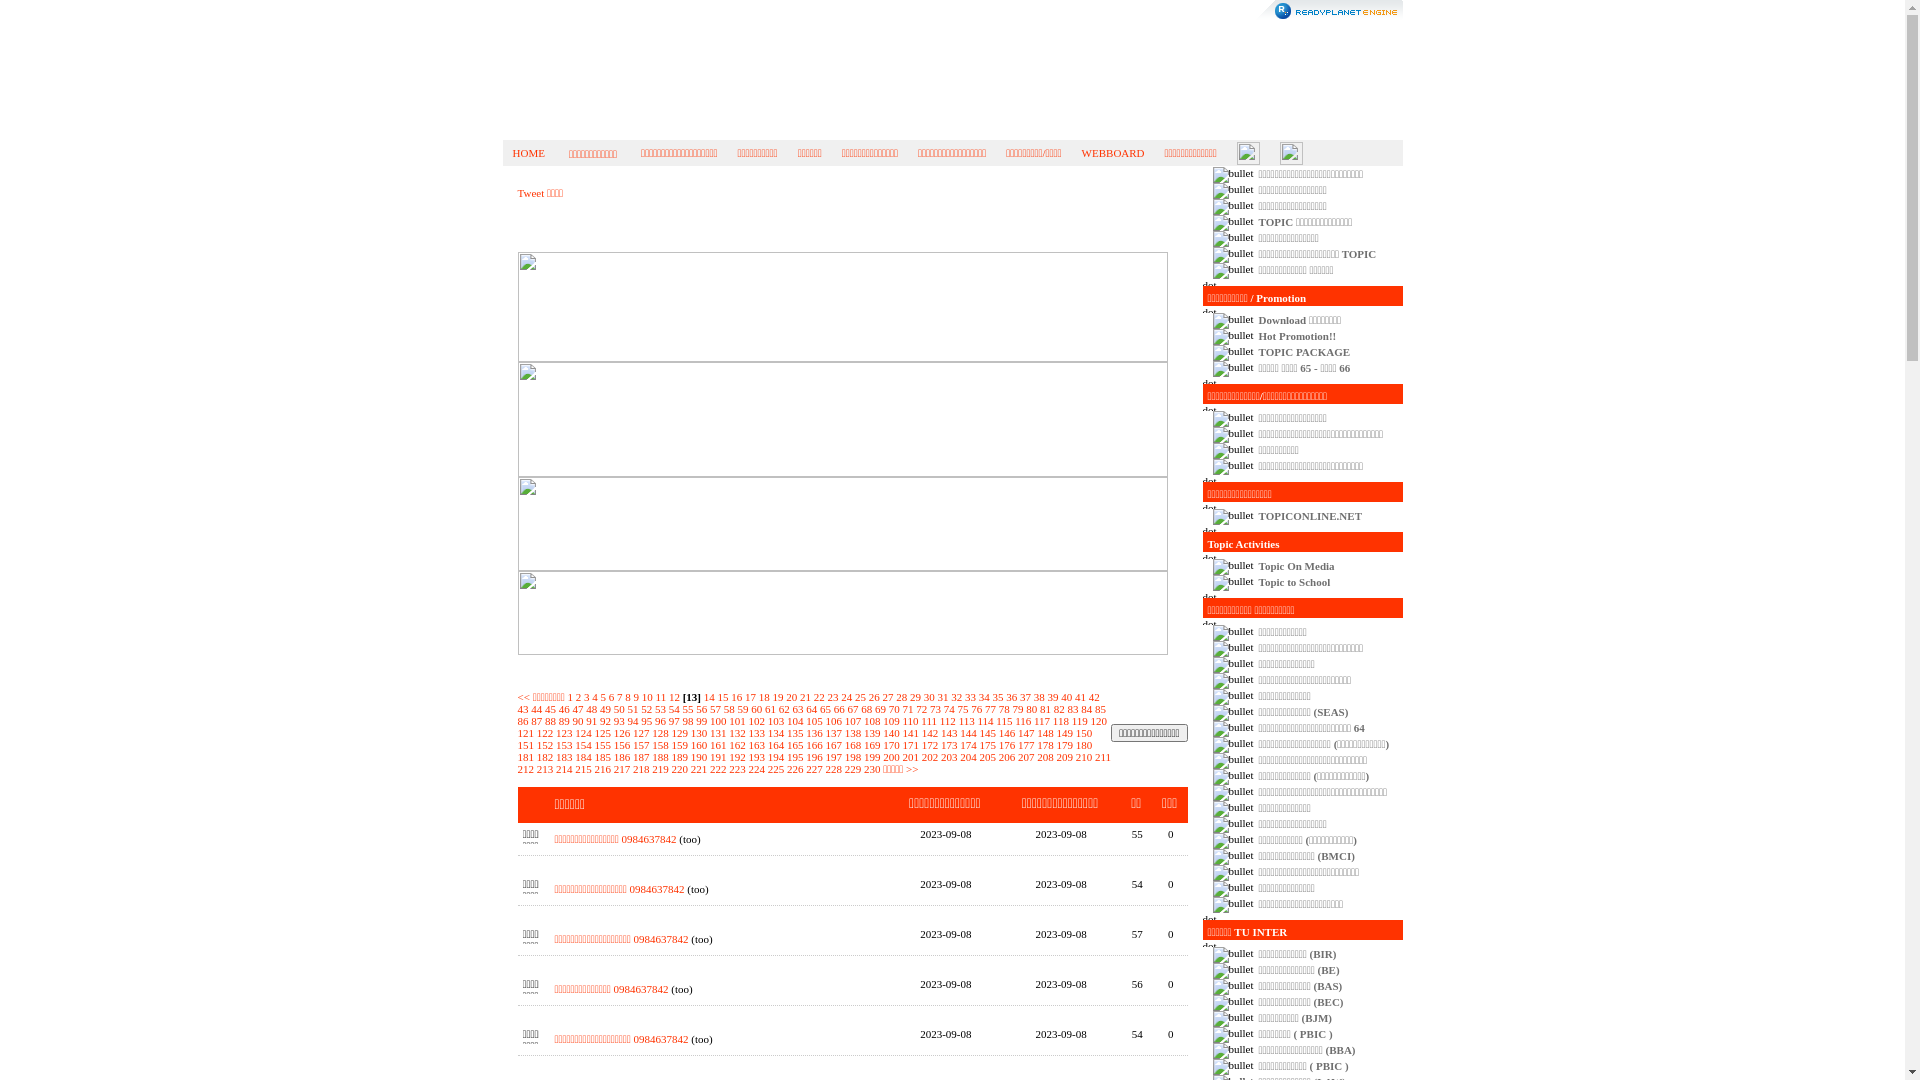  Describe the element at coordinates (518, 767) in the screenshot. I see `'212'` at that location.